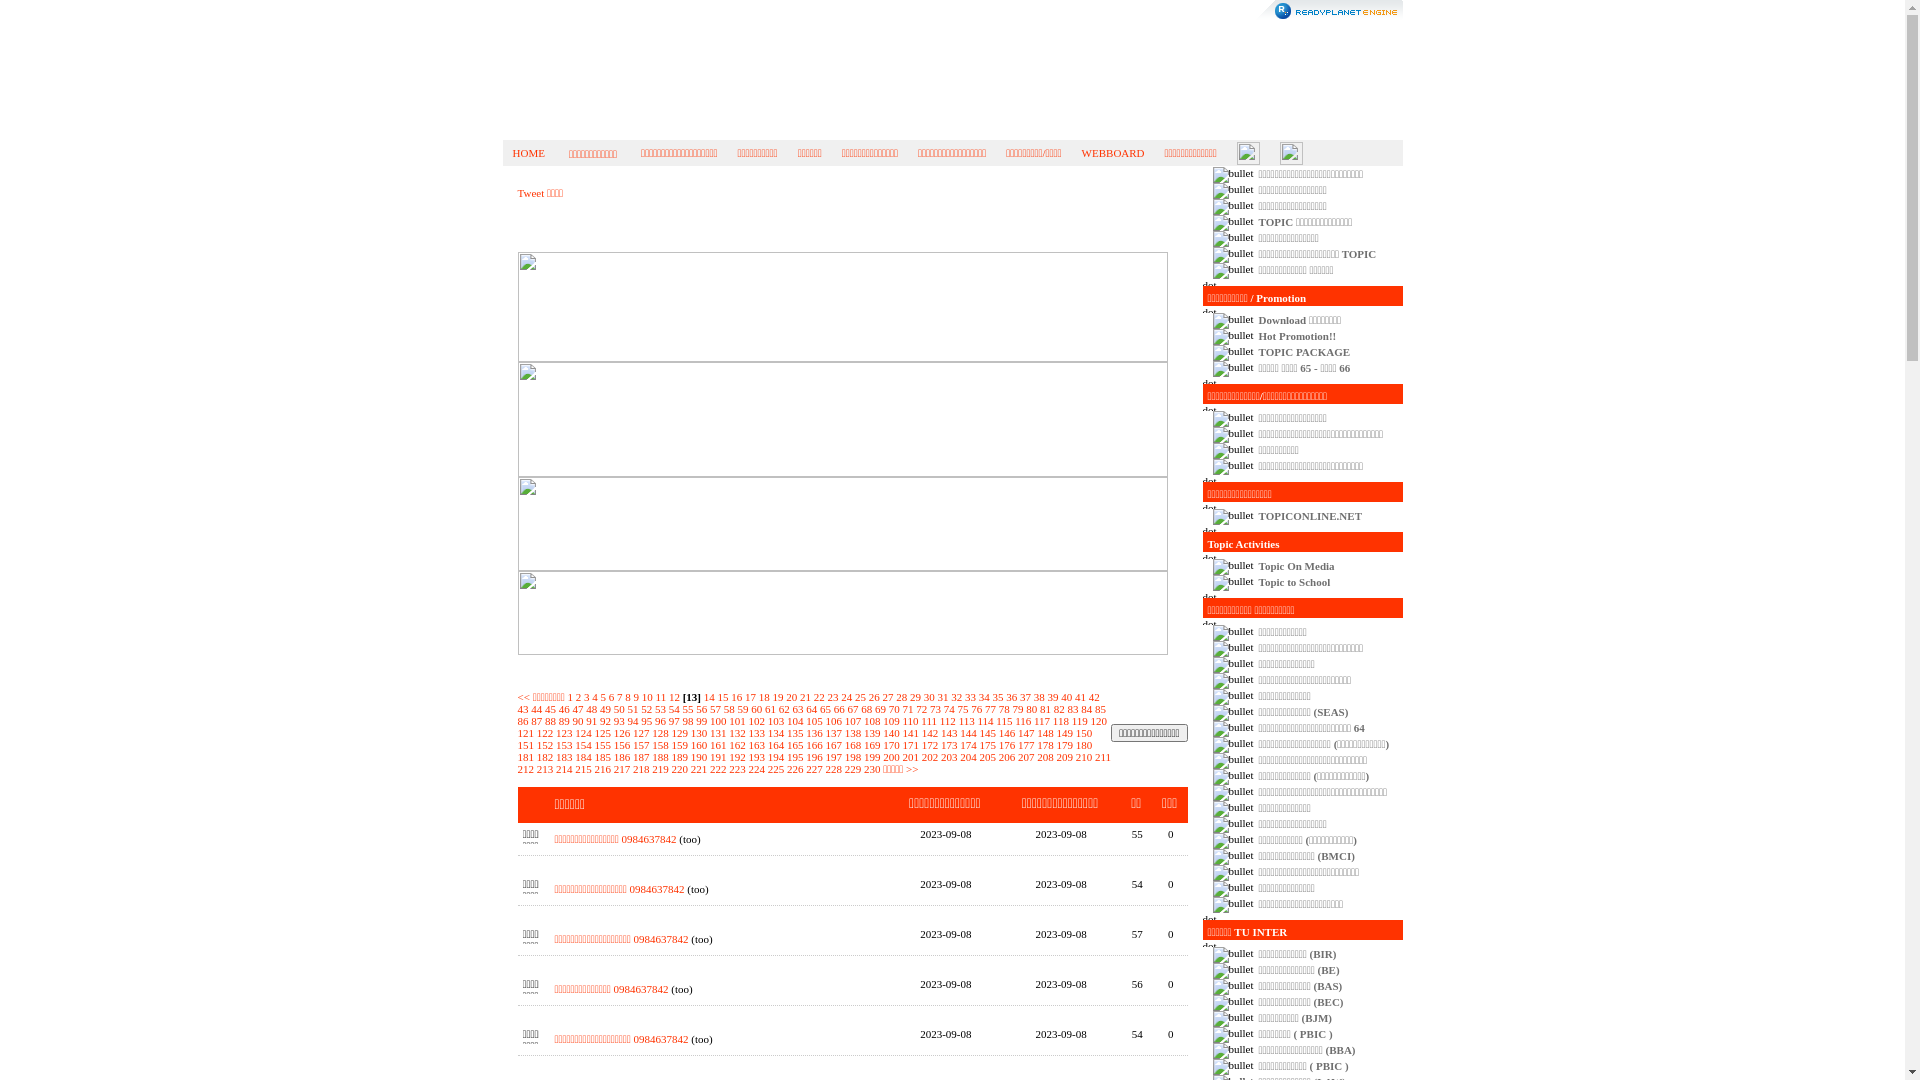  Describe the element at coordinates (518, 767) in the screenshot. I see `'212'` at that location.